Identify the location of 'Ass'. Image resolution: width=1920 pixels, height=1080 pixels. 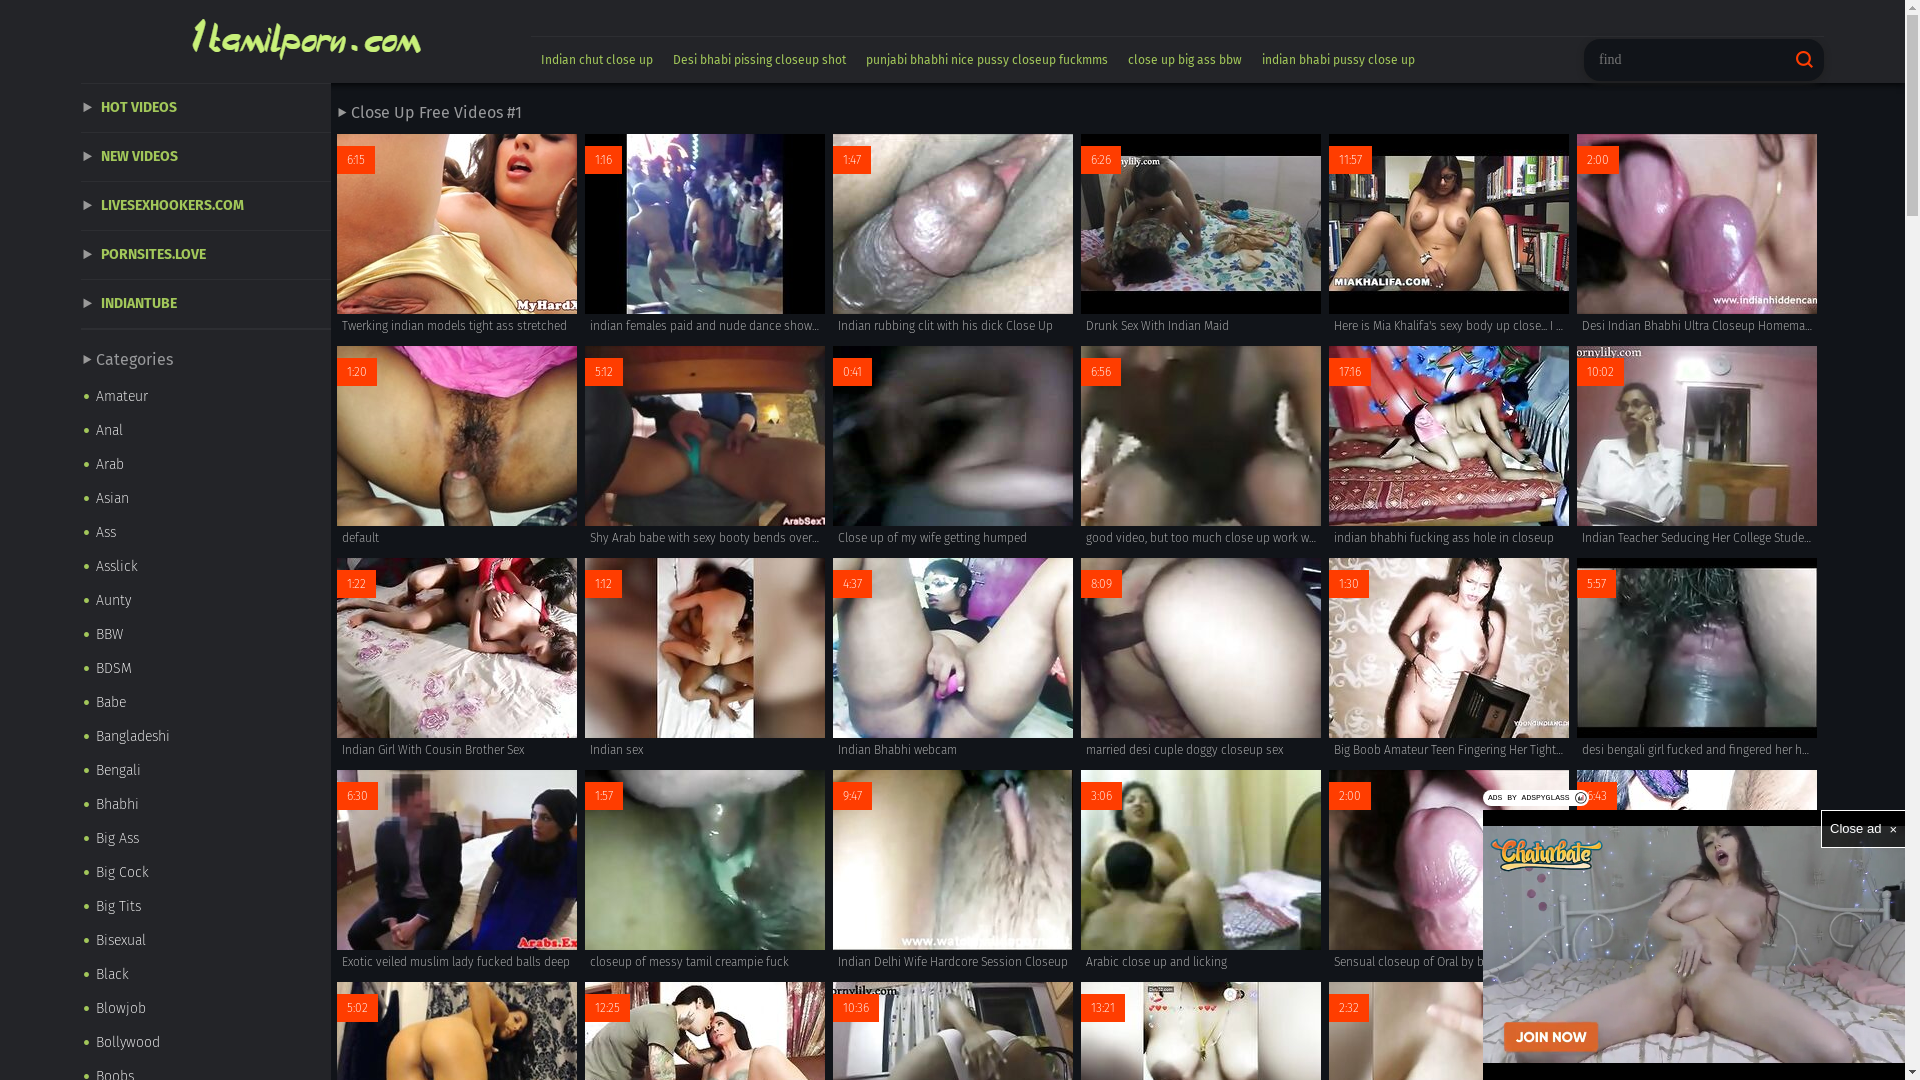
(206, 531).